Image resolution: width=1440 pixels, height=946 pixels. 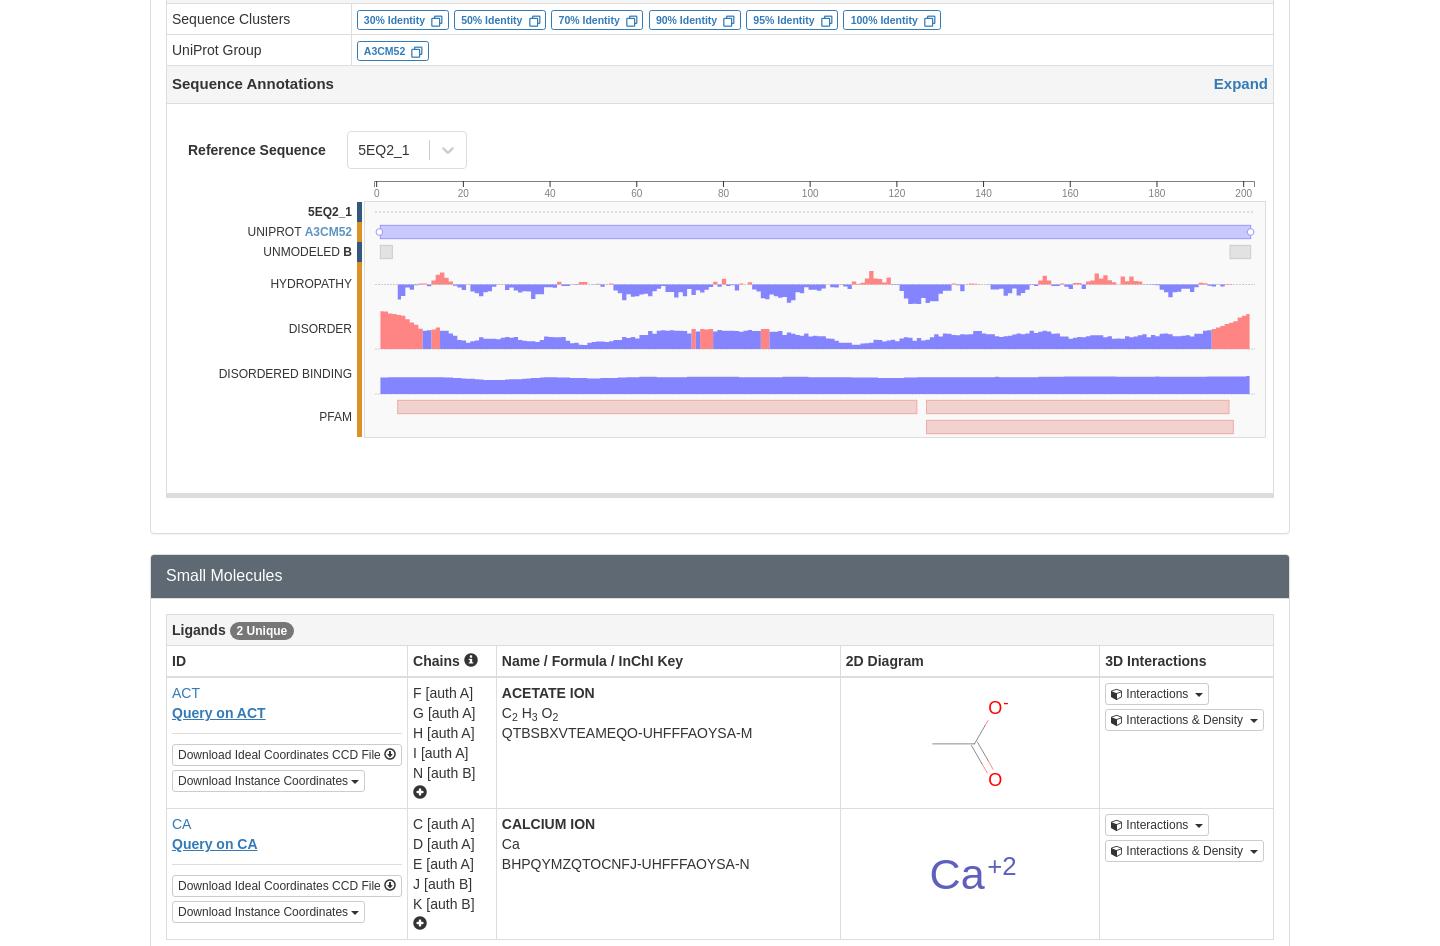 What do you see at coordinates (588, 19) in the screenshot?
I see `'70% Identity'` at bounding box center [588, 19].